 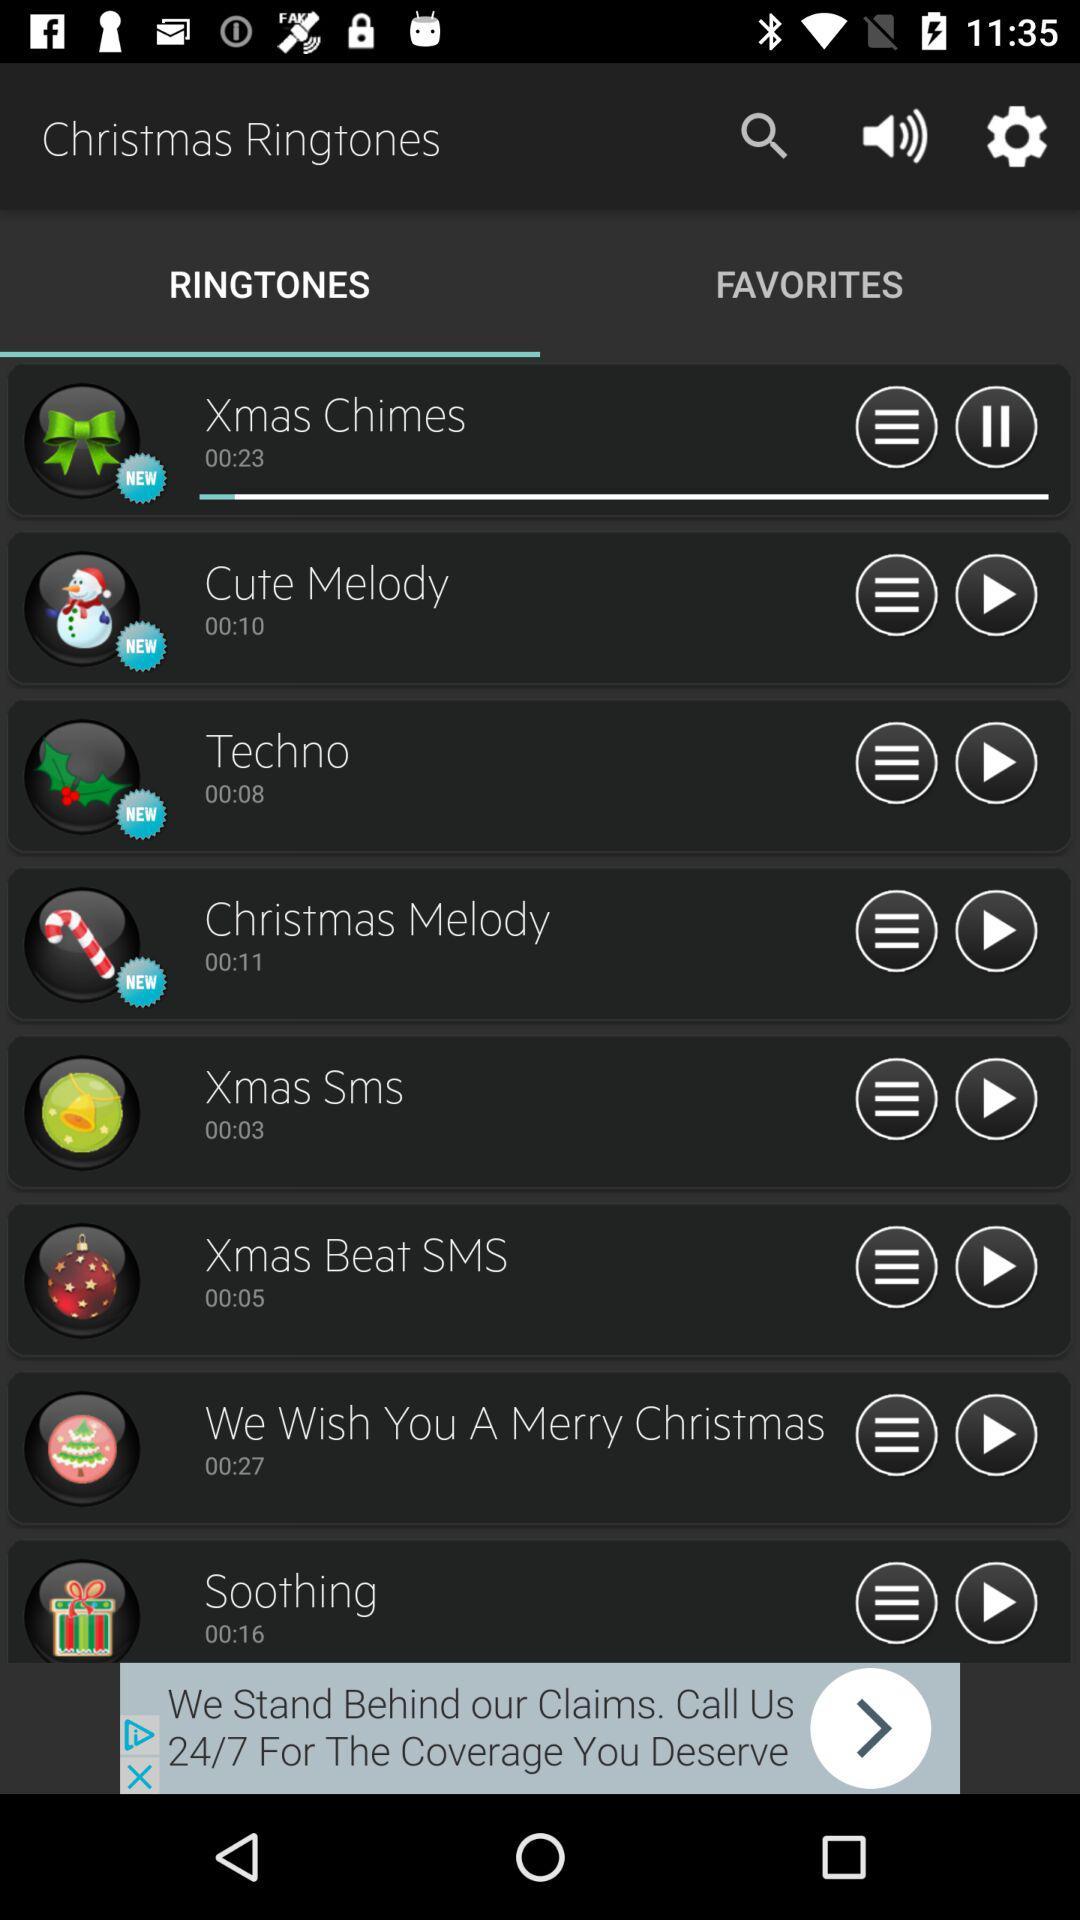 What do you see at coordinates (80, 776) in the screenshot?
I see `explore techno option` at bounding box center [80, 776].